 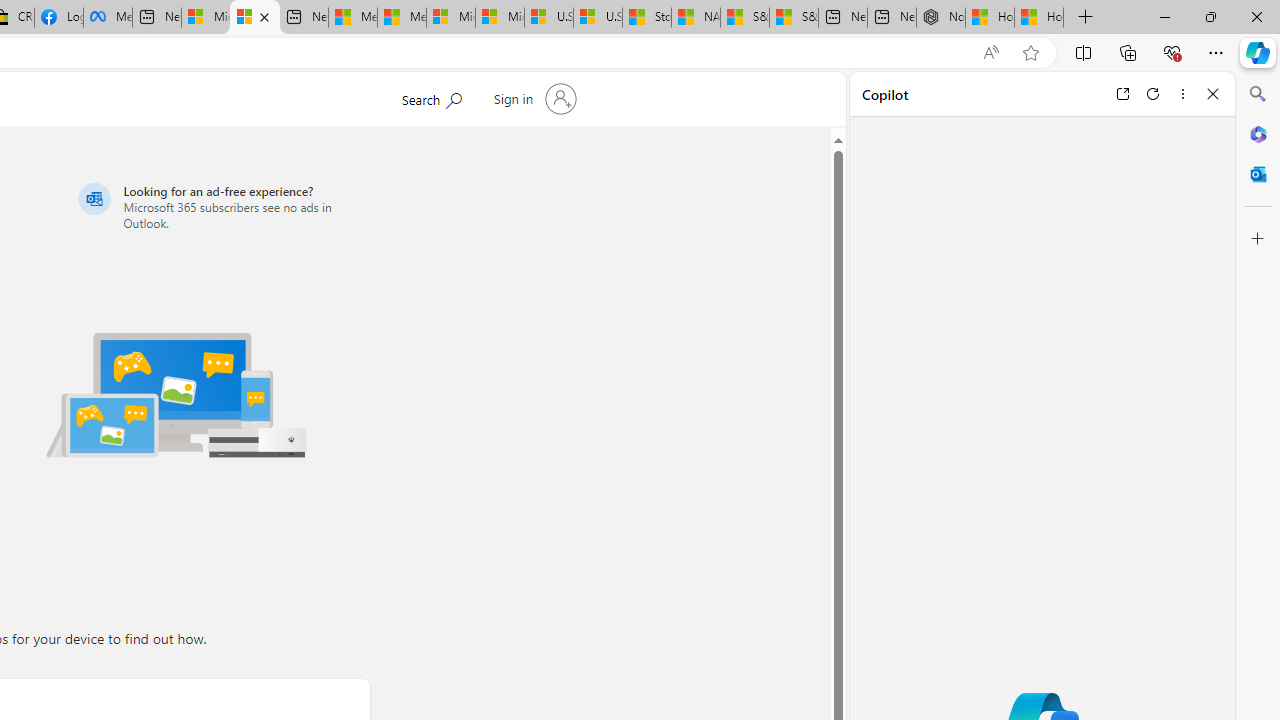 I want to click on 'S&P 500, Nasdaq end lower, weighed by Nvidia dip | Watch', so click(x=793, y=17).